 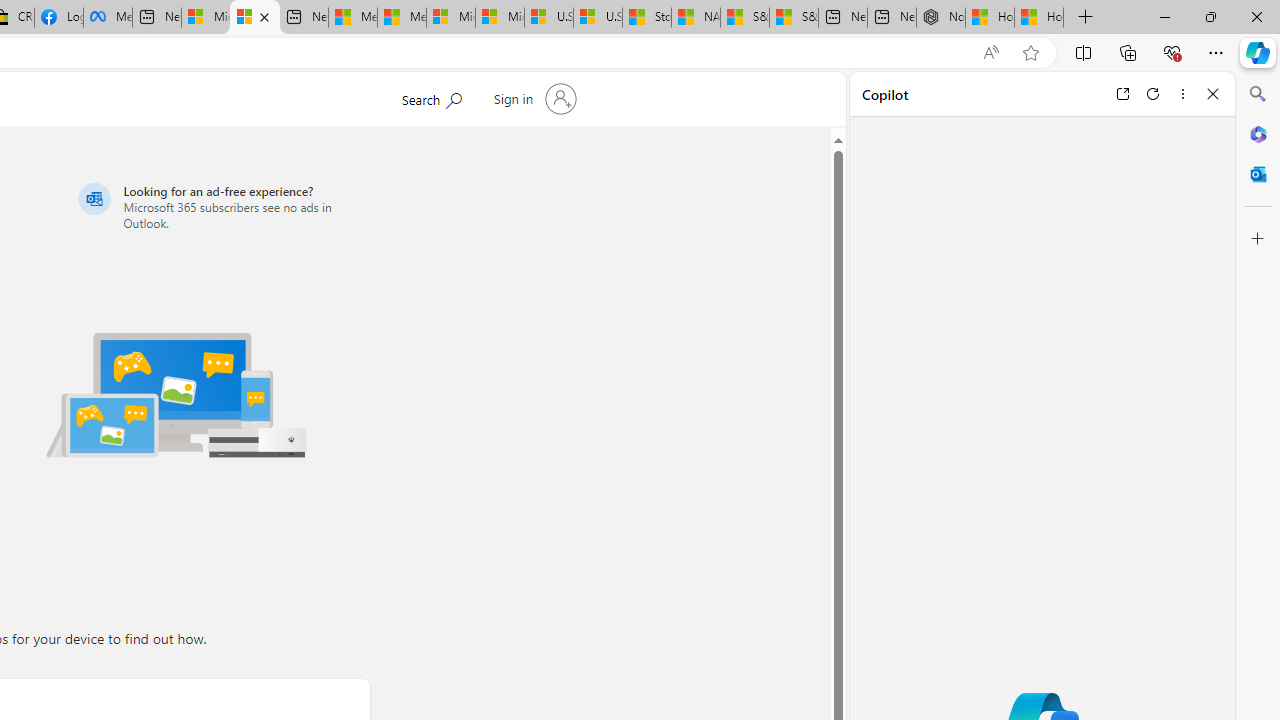 I want to click on 'S&P 500, Nasdaq end lower, weighed by Nvidia dip | Watch', so click(x=793, y=17).